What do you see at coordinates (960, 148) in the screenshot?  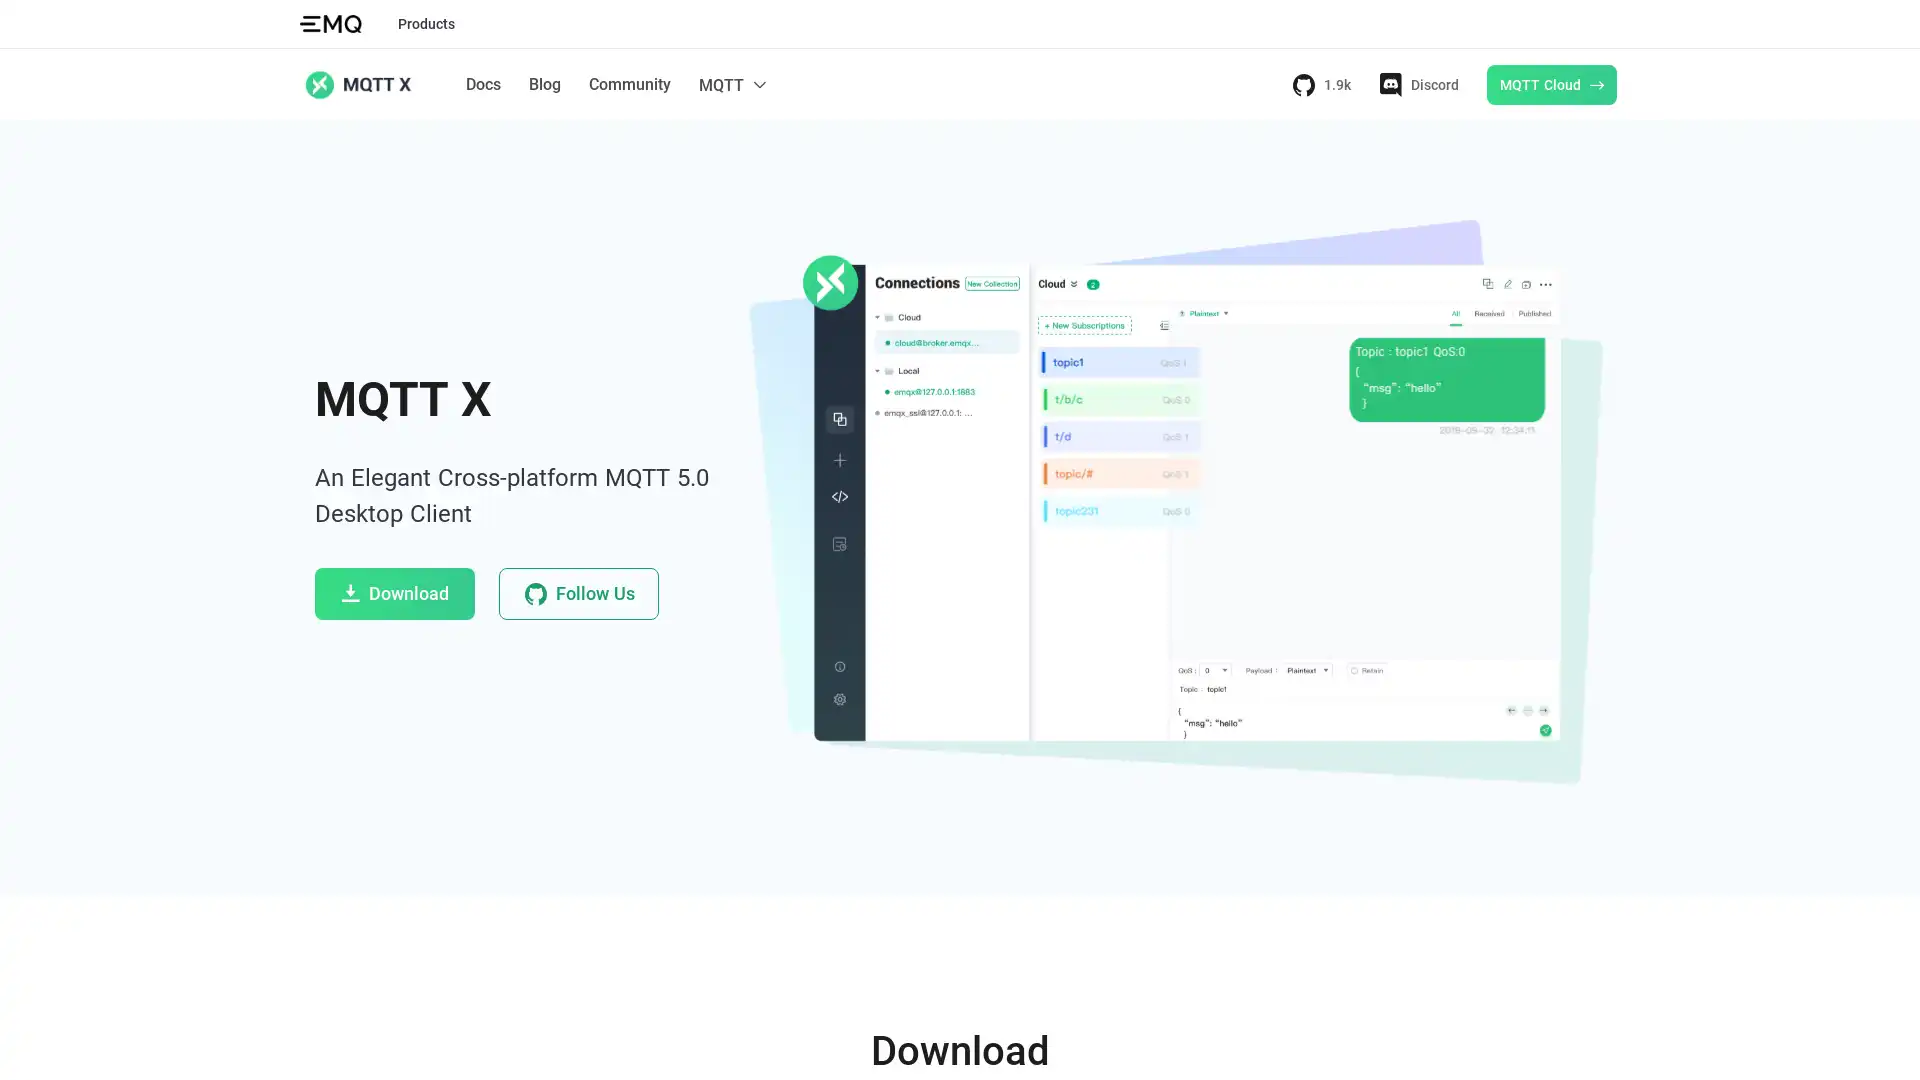 I see `Docs` at bounding box center [960, 148].